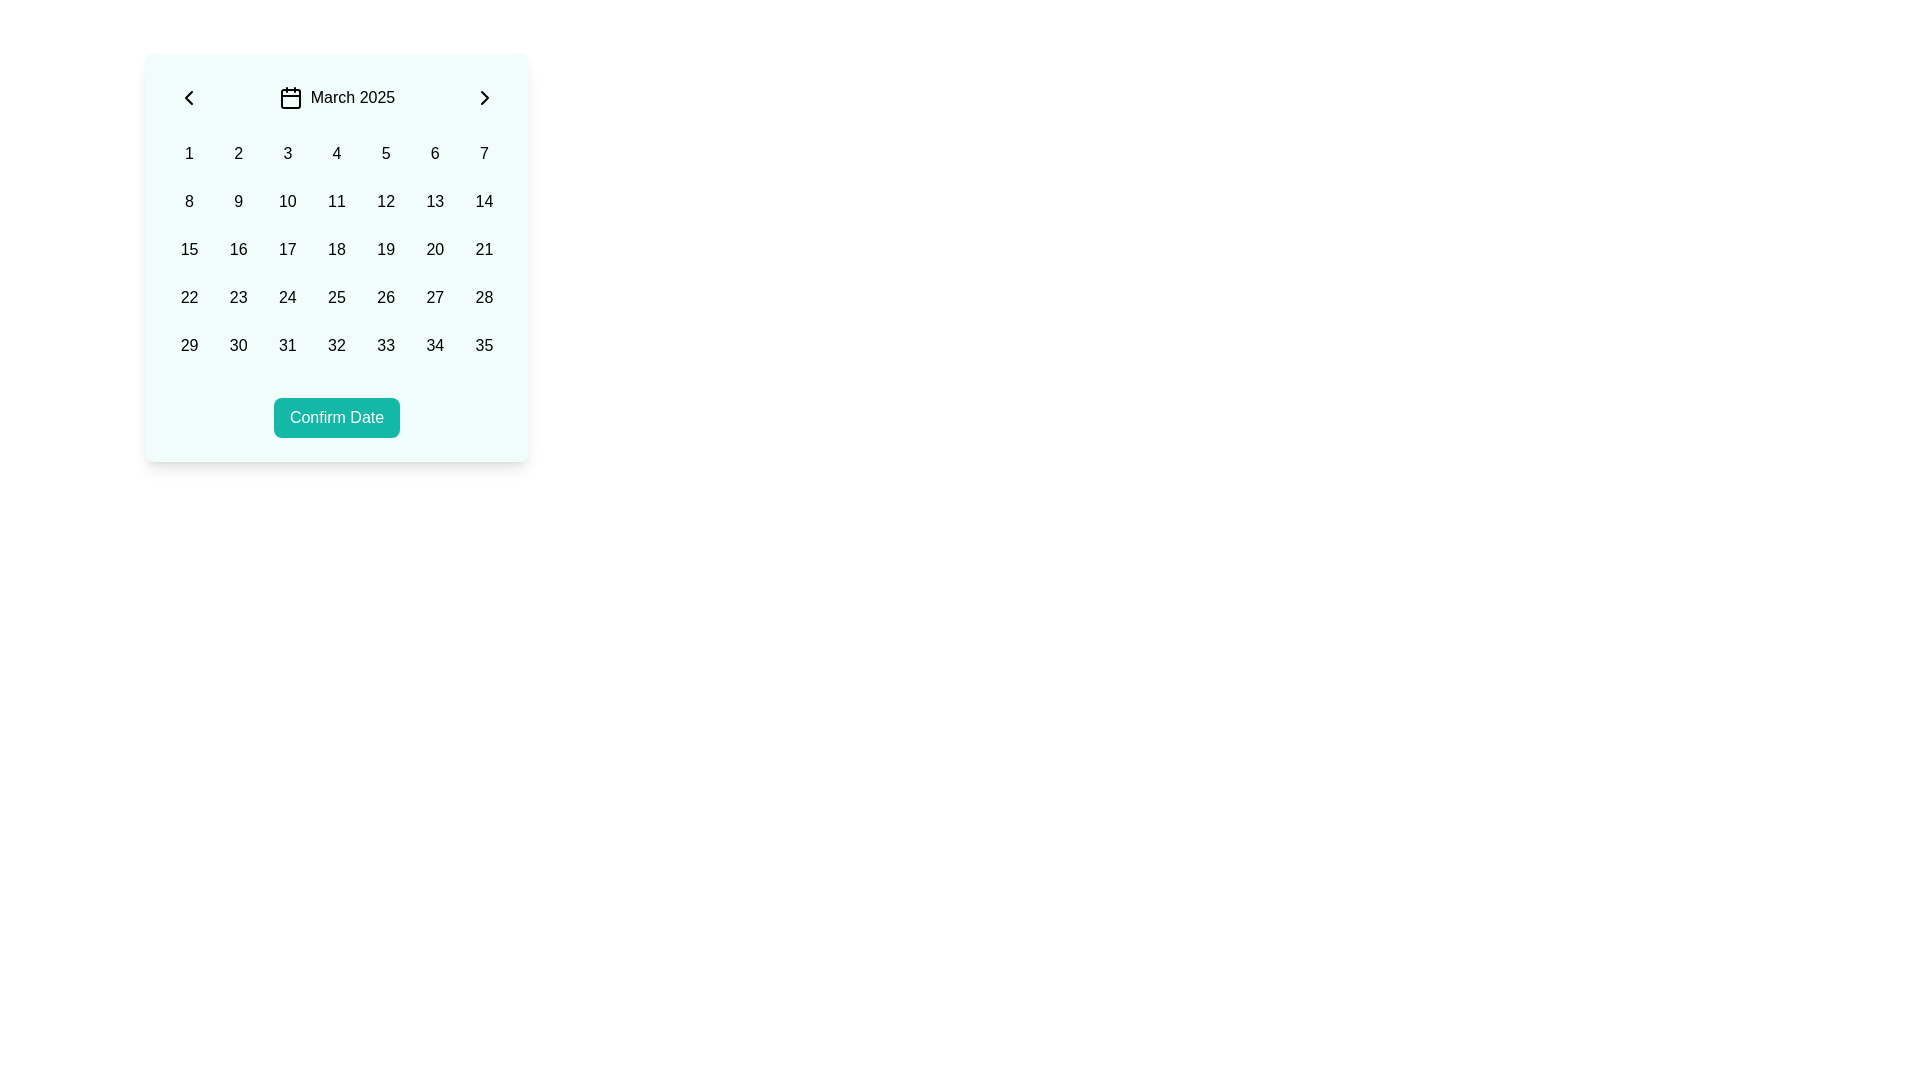  What do you see at coordinates (484, 153) in the screenshot?
I see `the button displaying the number '7', located at the top-right corner of the first row in the grid layout` at bounding box center [484, 153].